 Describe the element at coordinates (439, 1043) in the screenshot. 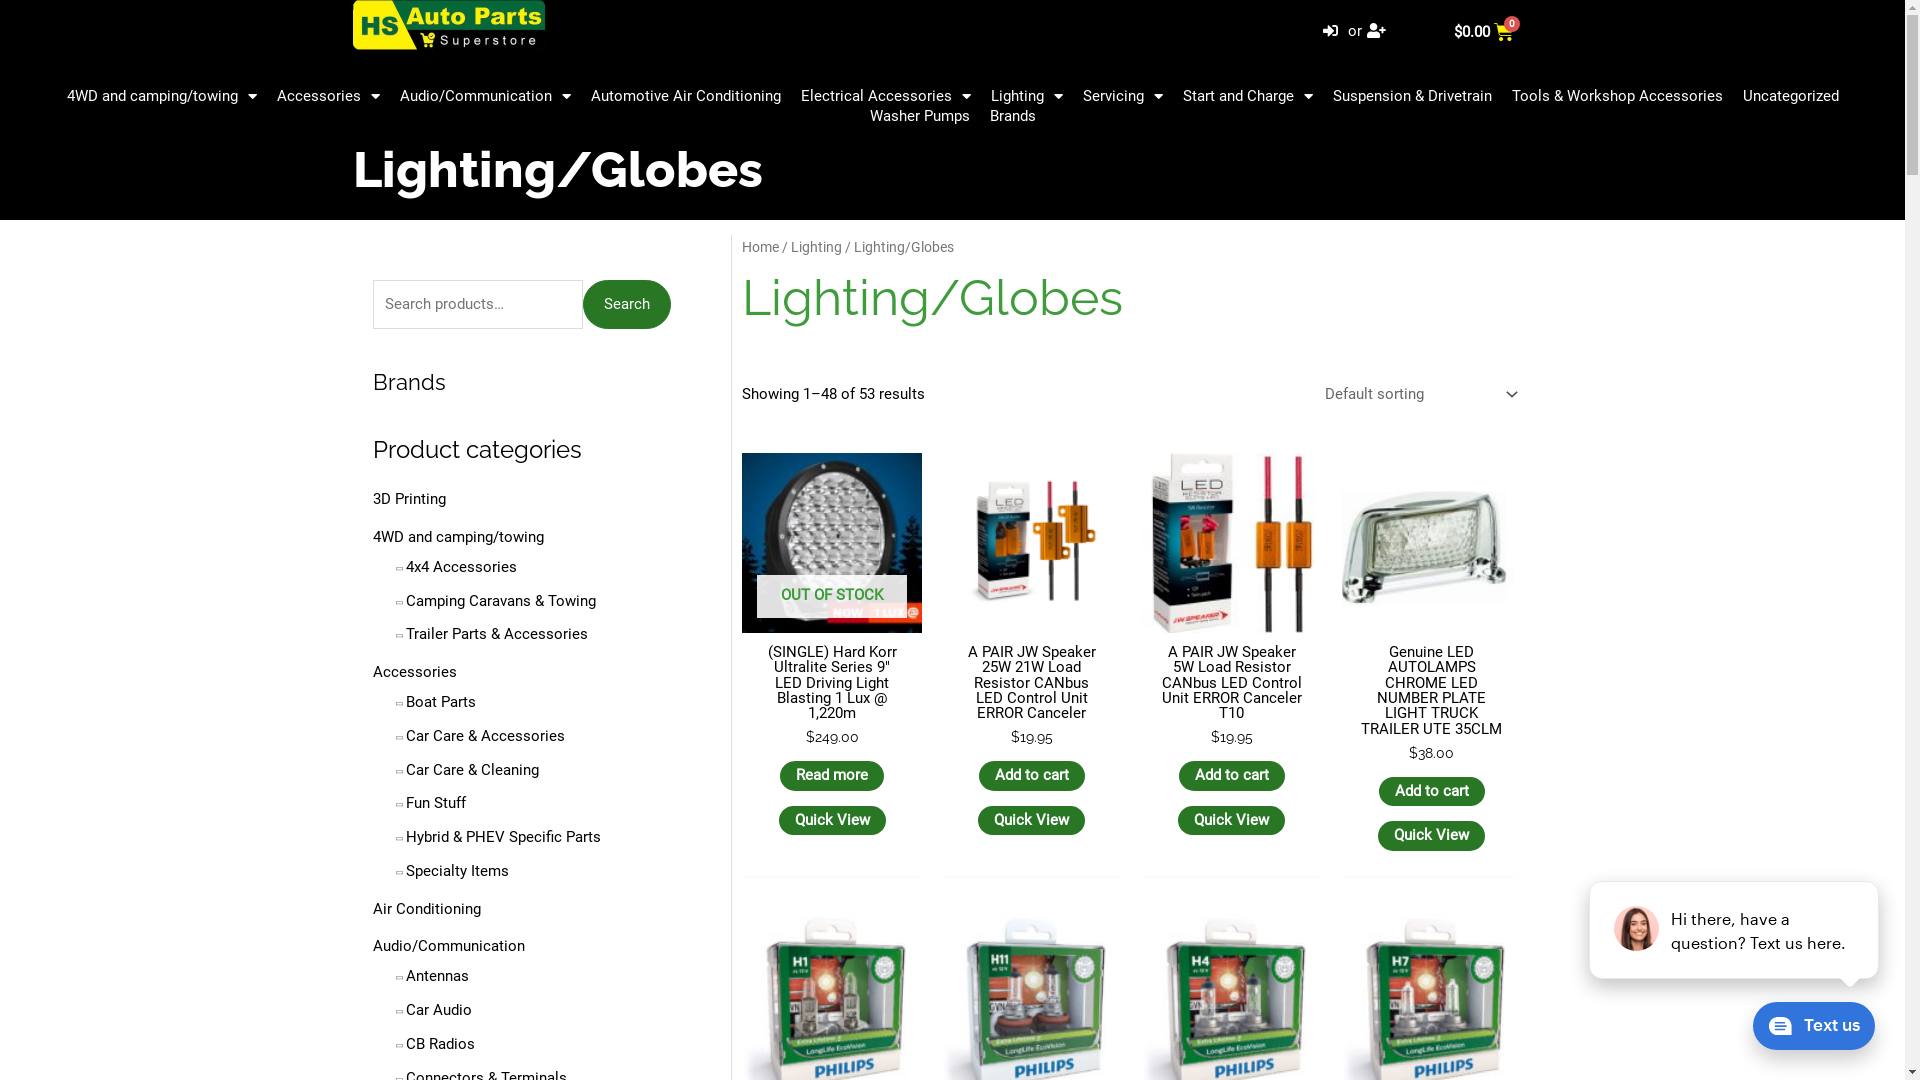

I see `'CB Radios'` at that location.